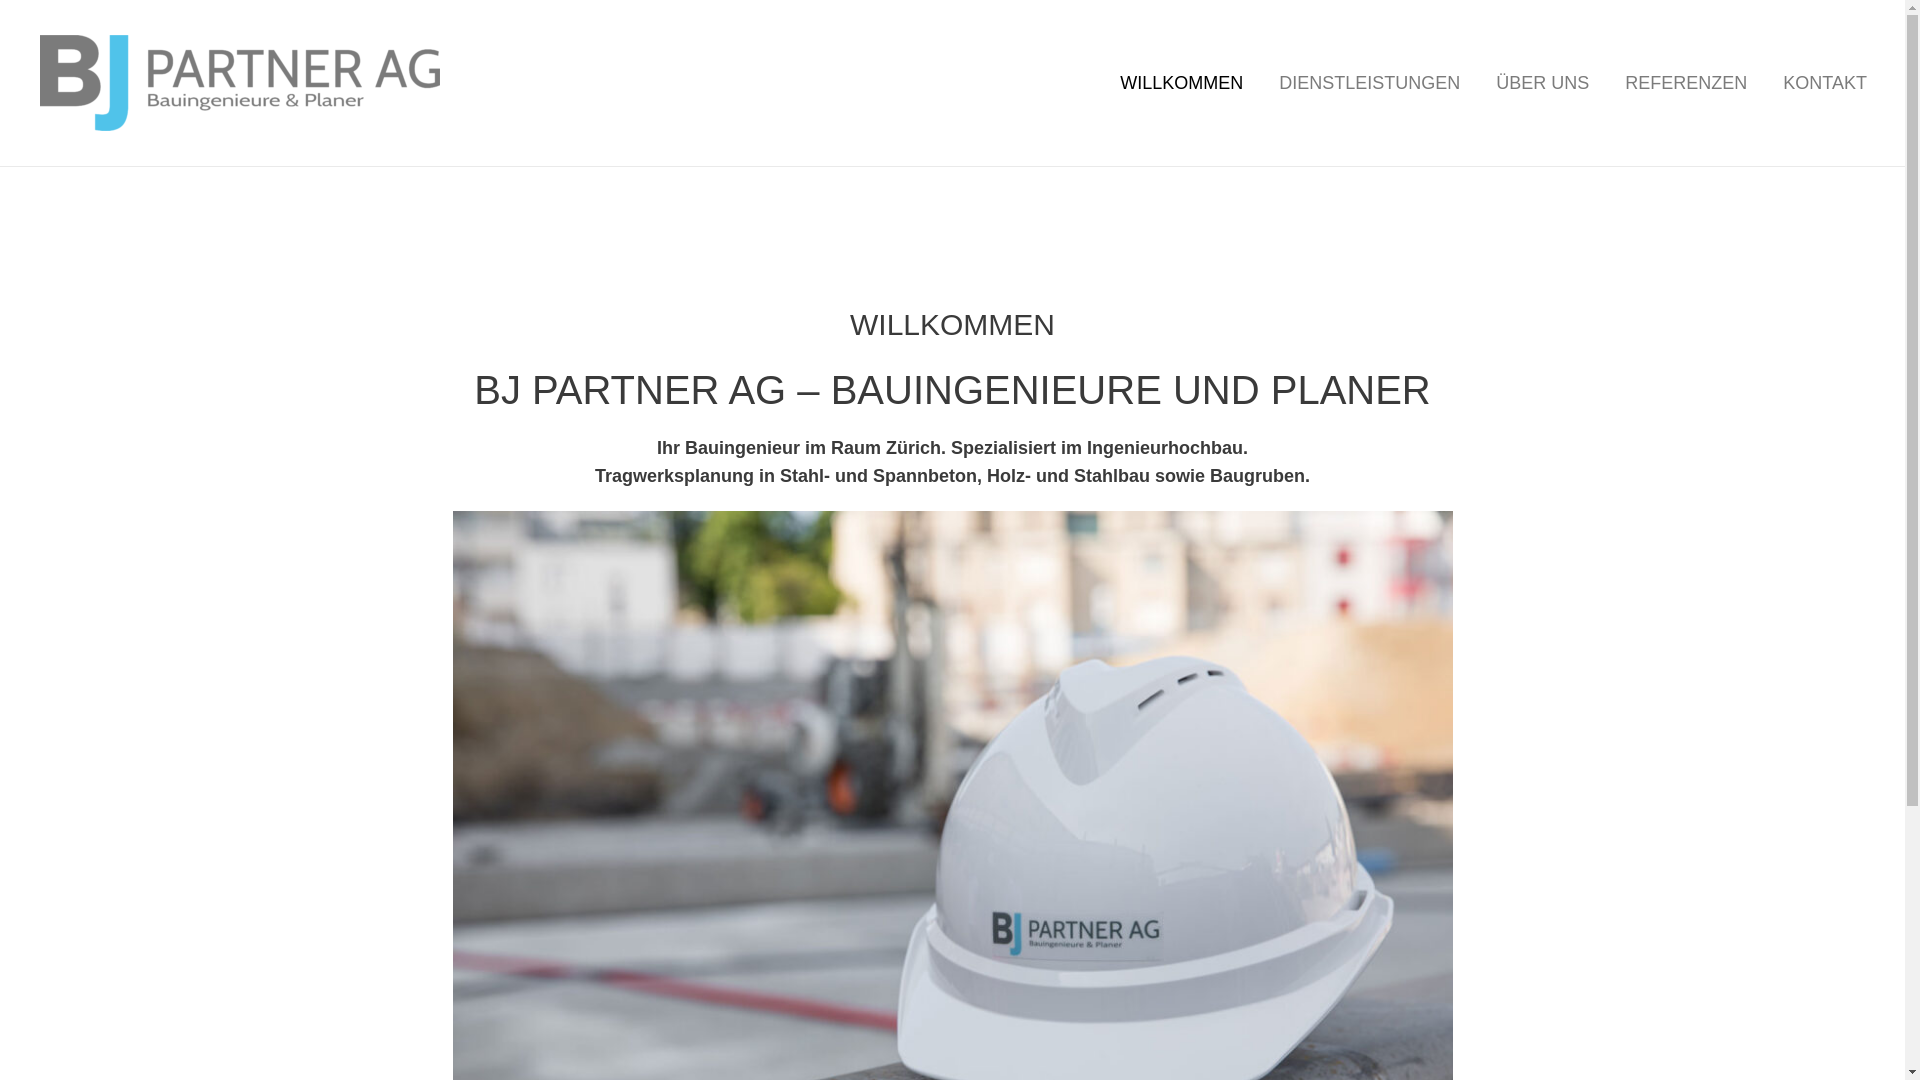  Describe the element at coordinates (1181, 82) in the screenshot. I see `'WILLKOMMEN'` at that location.